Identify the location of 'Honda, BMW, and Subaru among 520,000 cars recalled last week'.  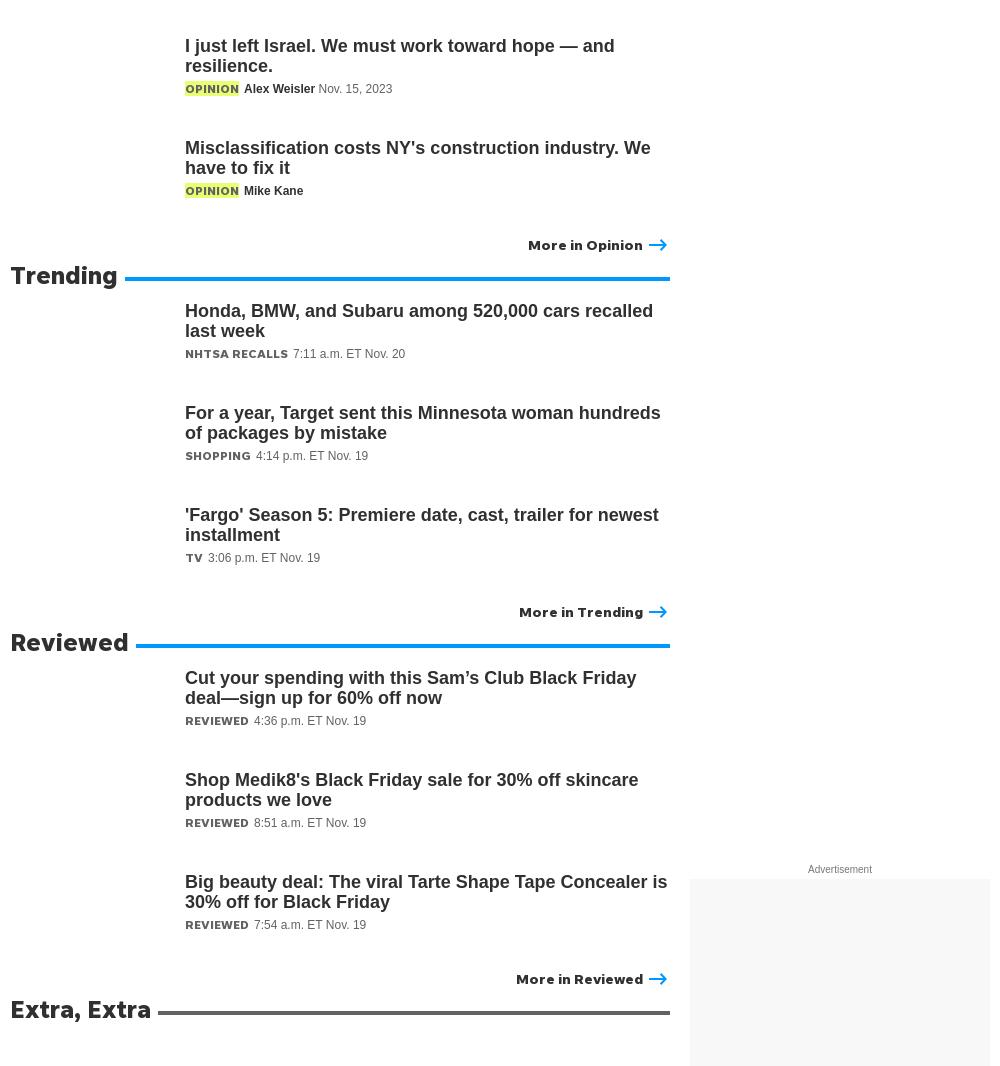
(419, 320).